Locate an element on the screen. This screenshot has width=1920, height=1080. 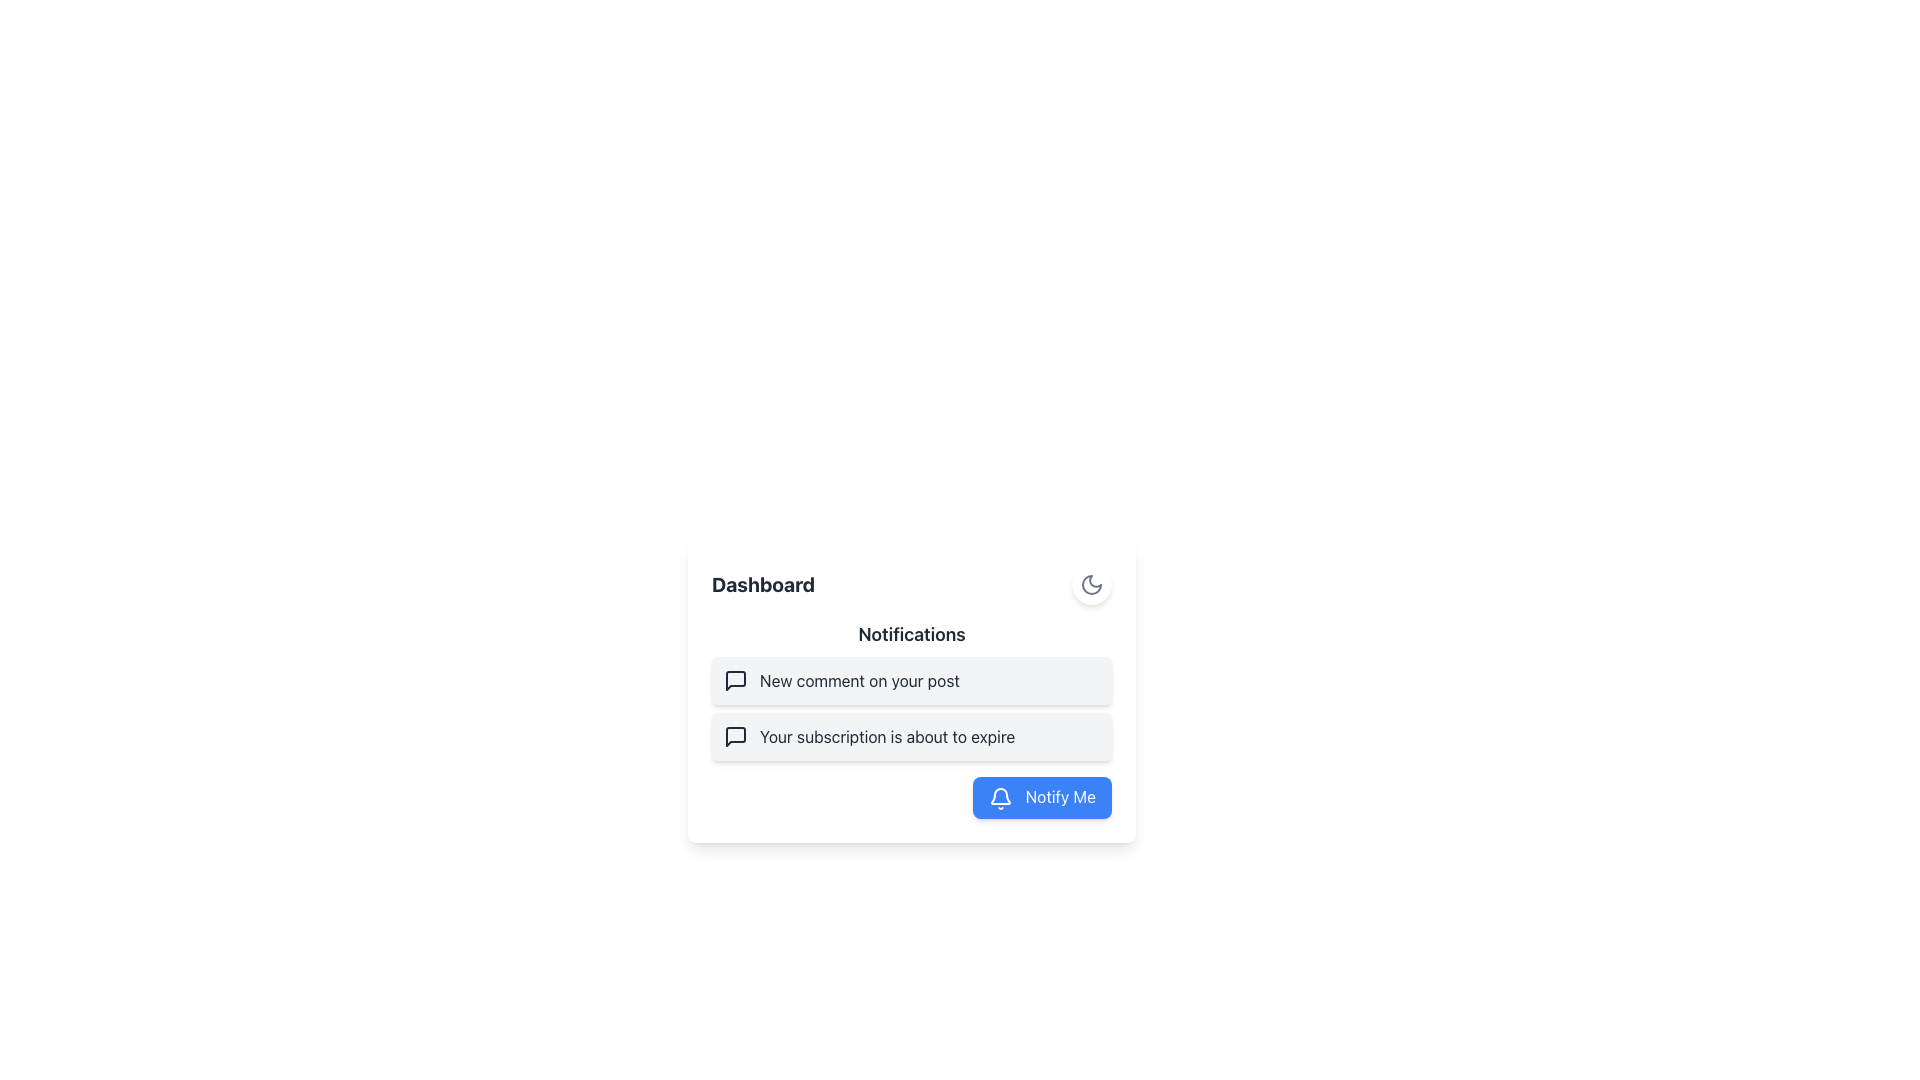
the bell icon representing notifications, which is located to the left of the 'Notify Me' text within a blue rounded button at the bottom-right corner of the card is located at coordinates (1001, 797).